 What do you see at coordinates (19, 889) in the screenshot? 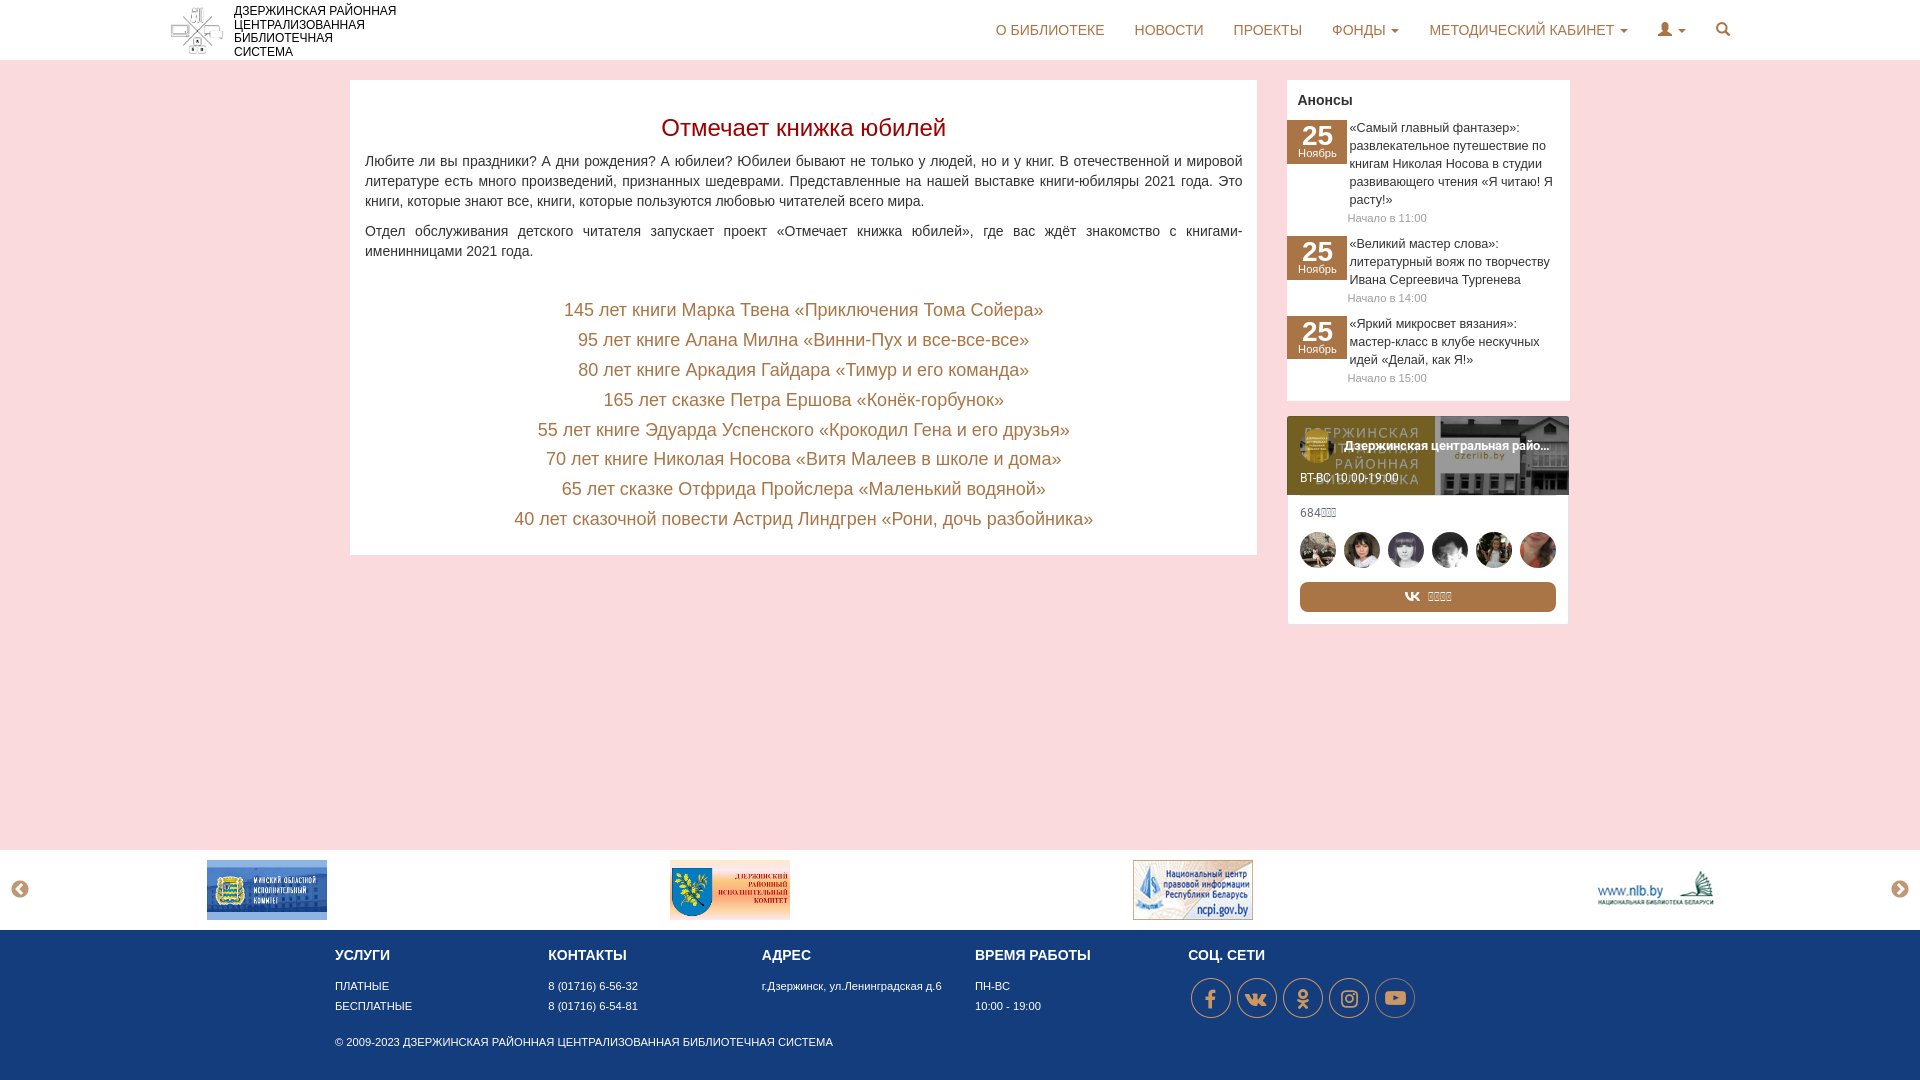
I see `'Previous'` at bounding box center [19, 889].